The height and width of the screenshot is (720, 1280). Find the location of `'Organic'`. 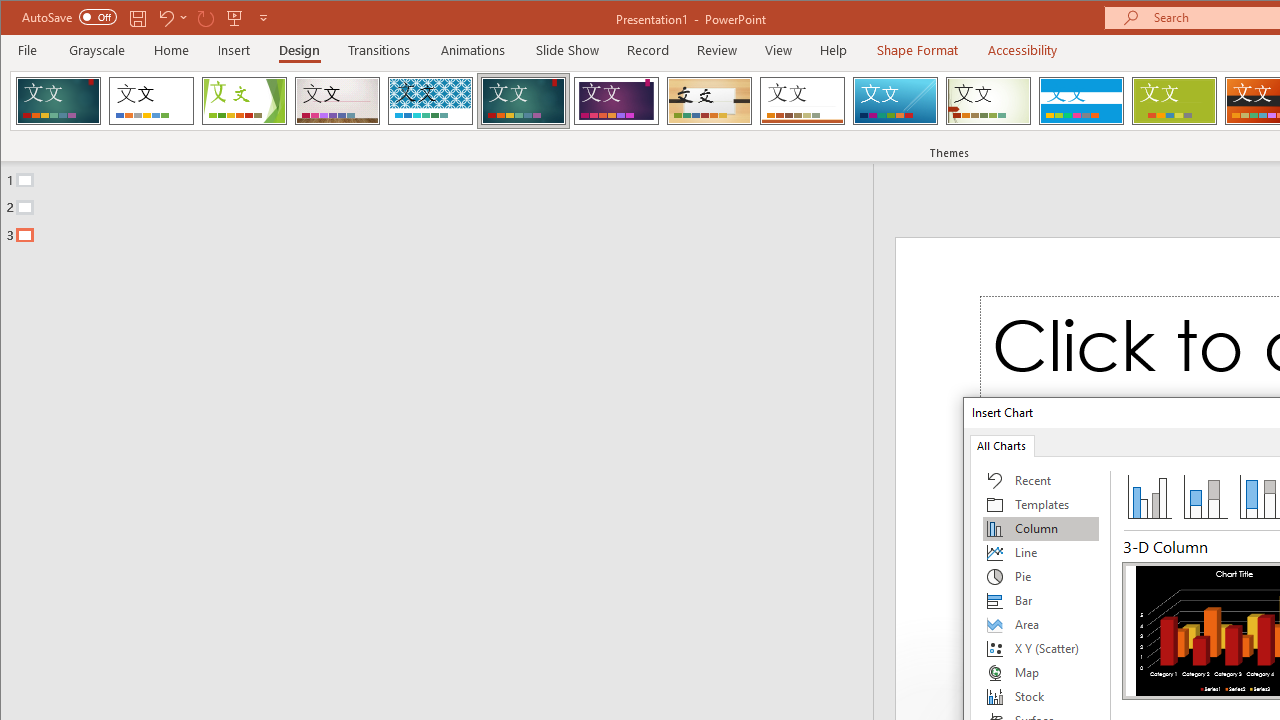

'Organic' is located at coordinates (709, 100).